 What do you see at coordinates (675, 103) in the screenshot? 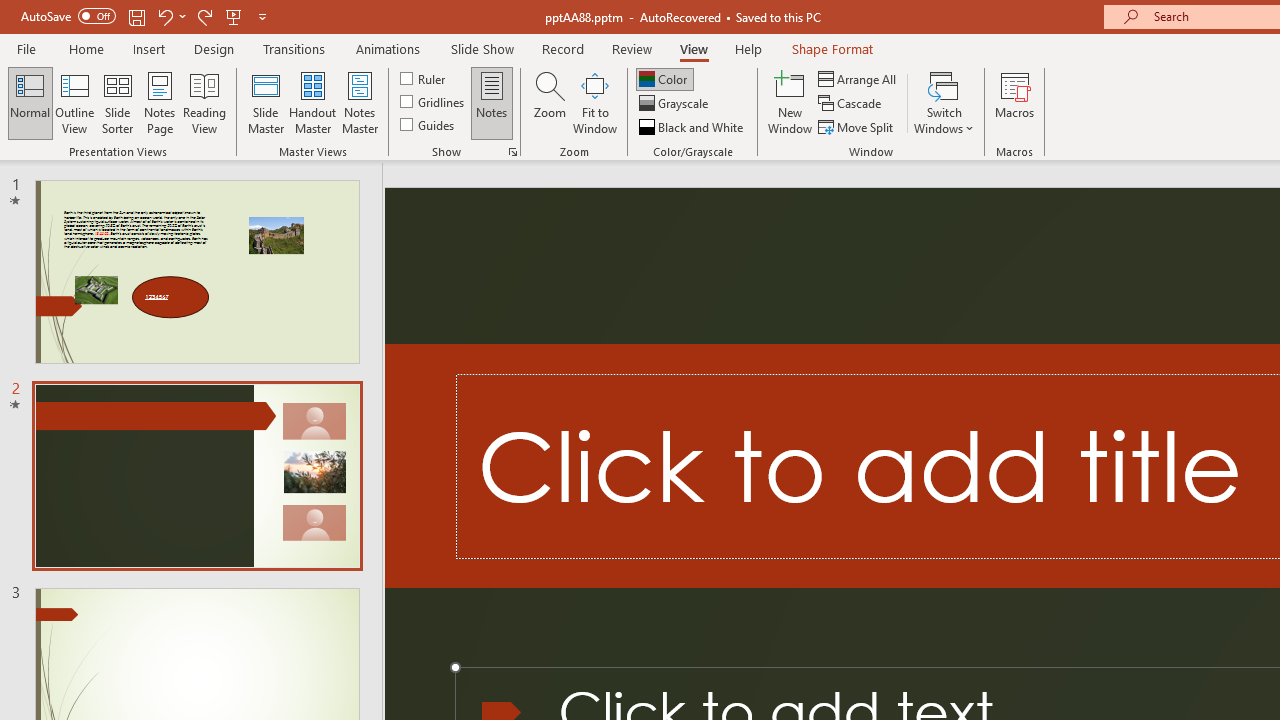
I see `'Grayscale'` at bounding box center [675, 103].